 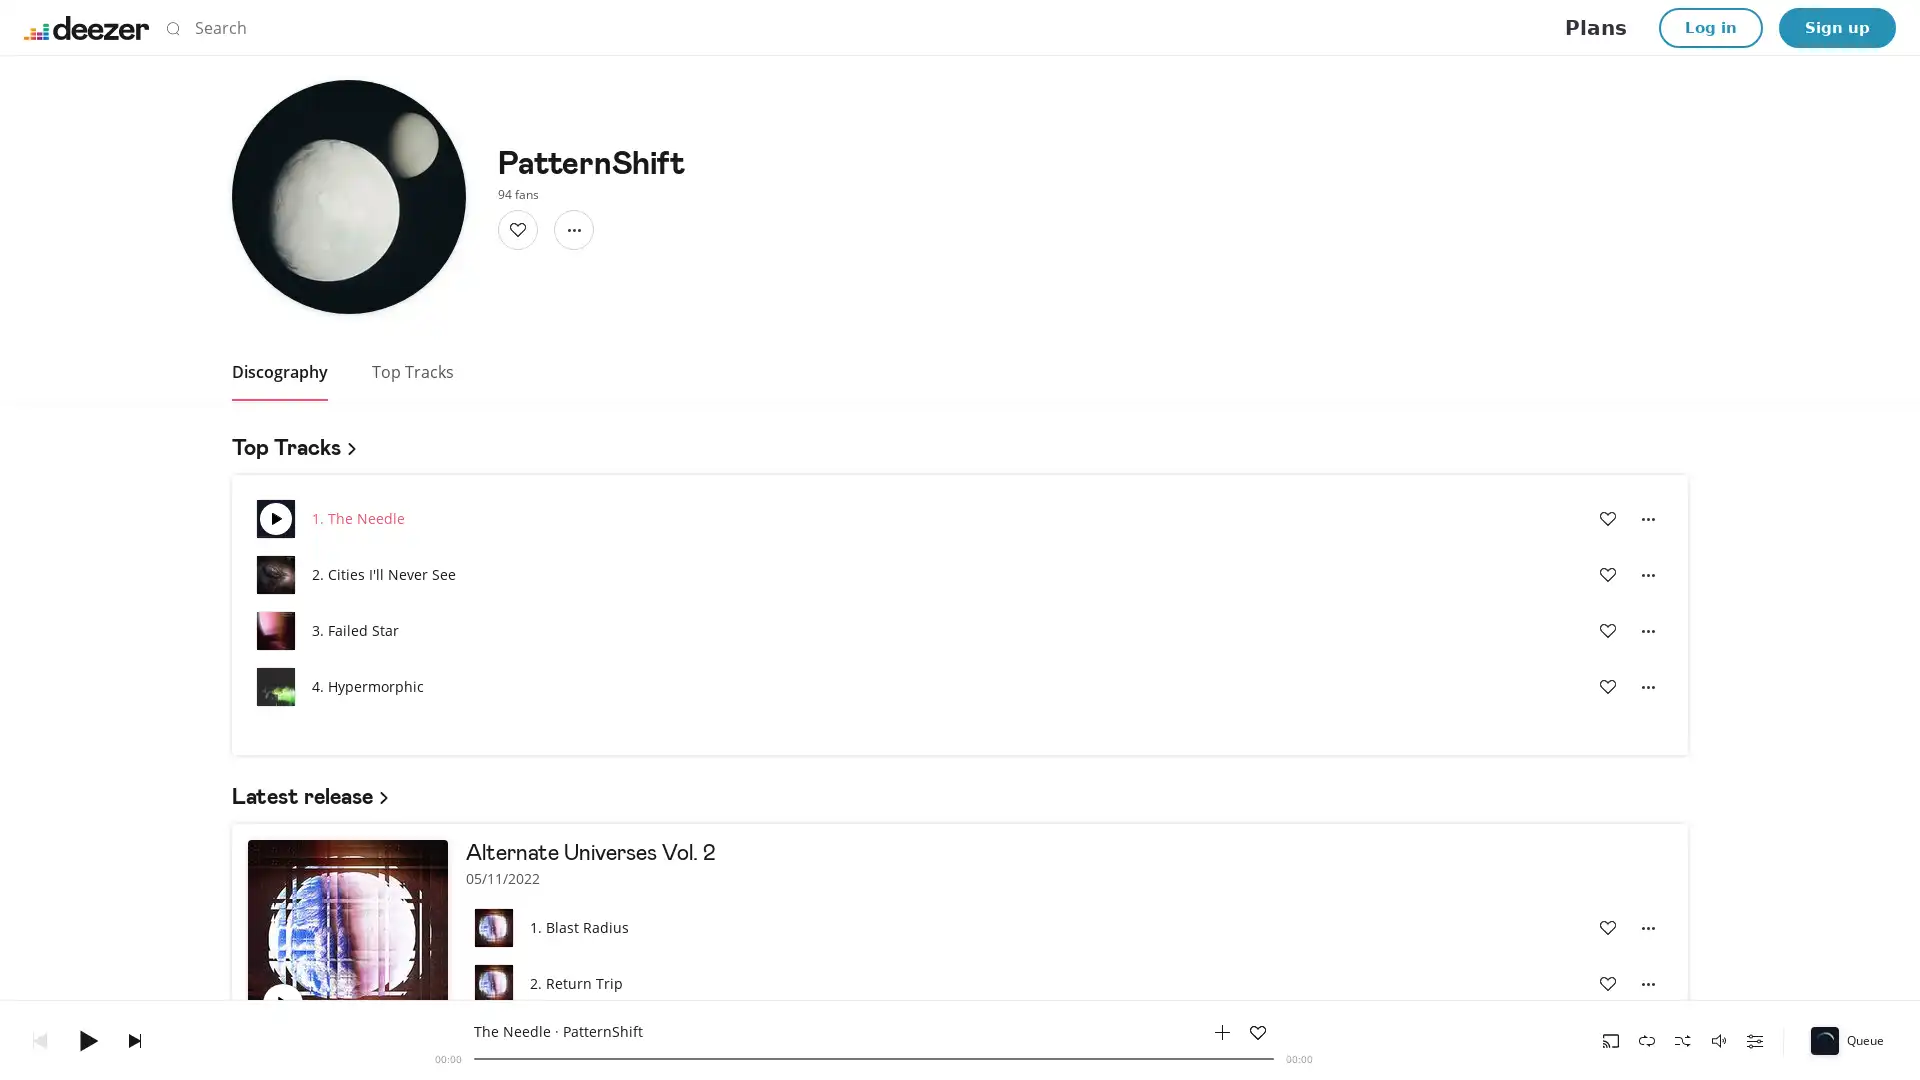 I want to click on Play Hypermorphic by PatternShift, so click(x=274, y=685).